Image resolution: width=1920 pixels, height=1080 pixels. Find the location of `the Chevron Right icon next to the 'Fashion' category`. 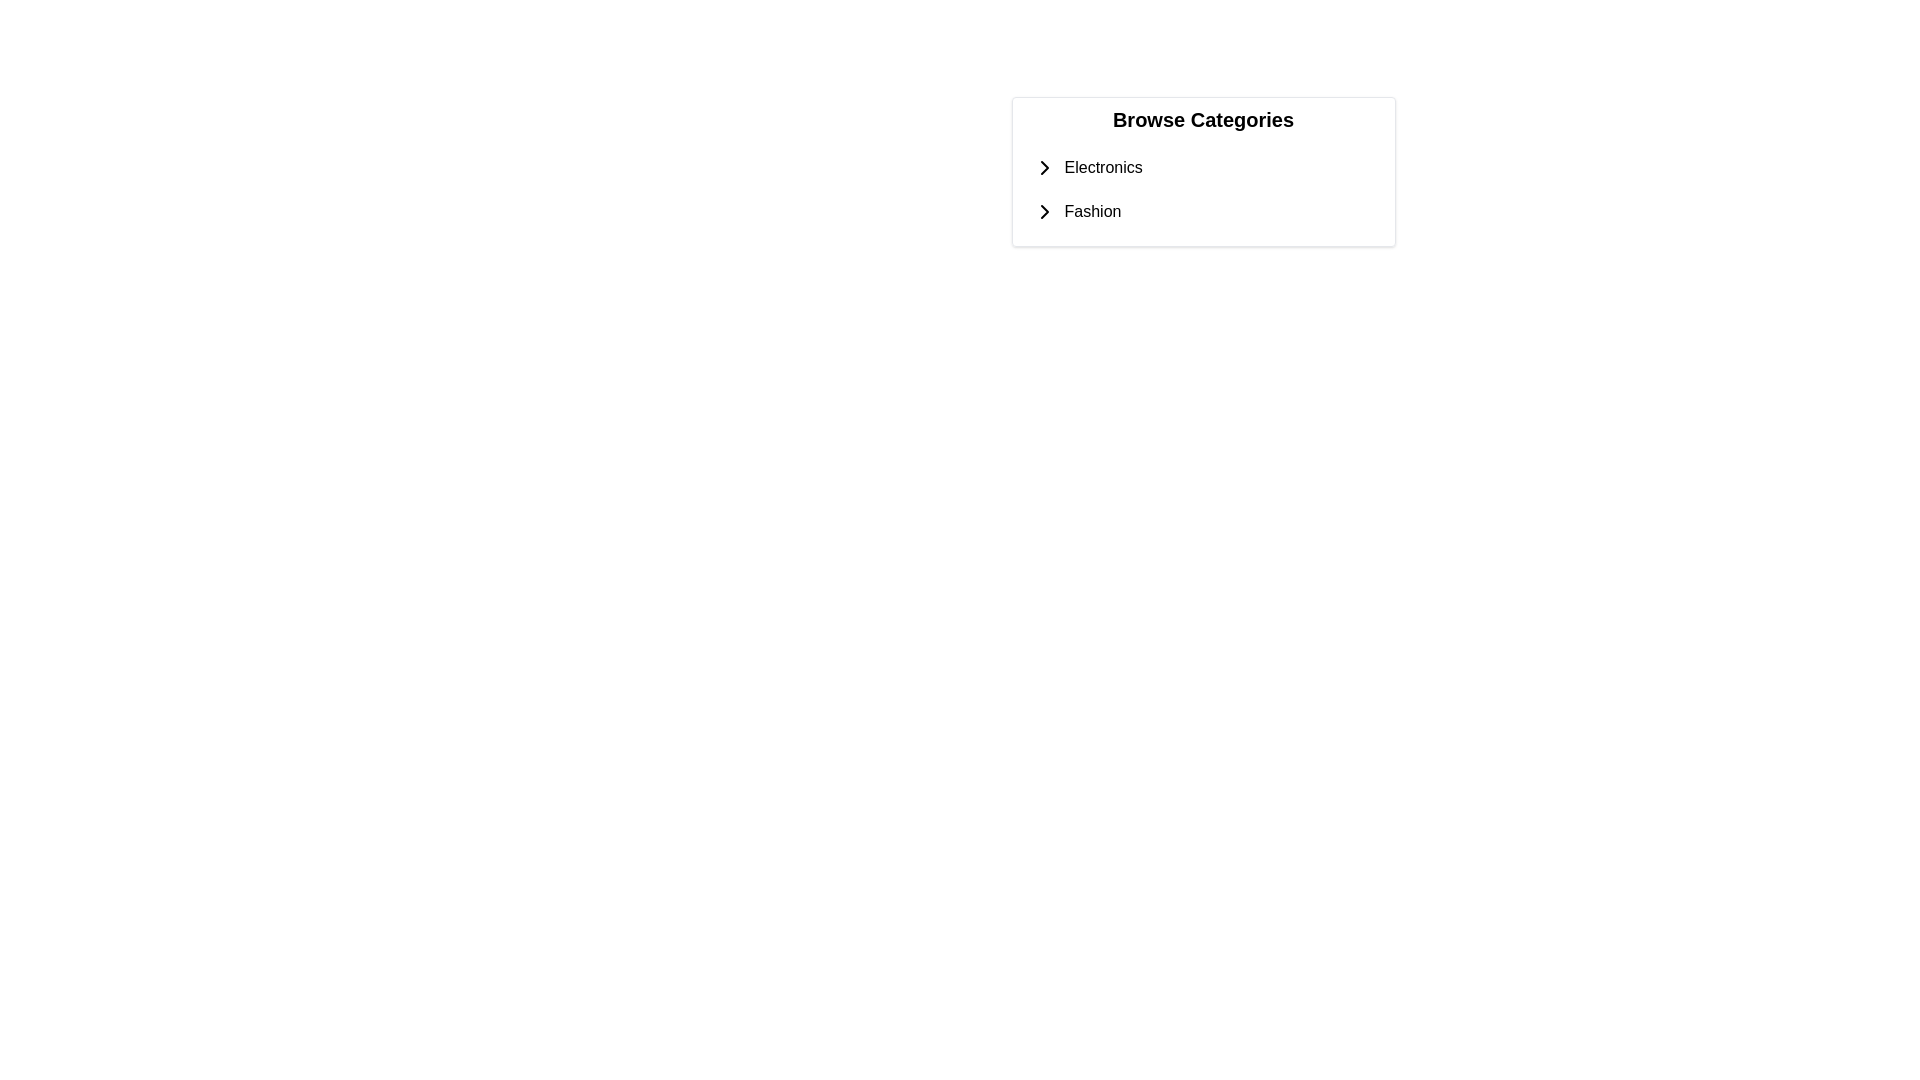

the Chevron Right icon next to the 'Fashion' category is located at coordinates (1043, 212).